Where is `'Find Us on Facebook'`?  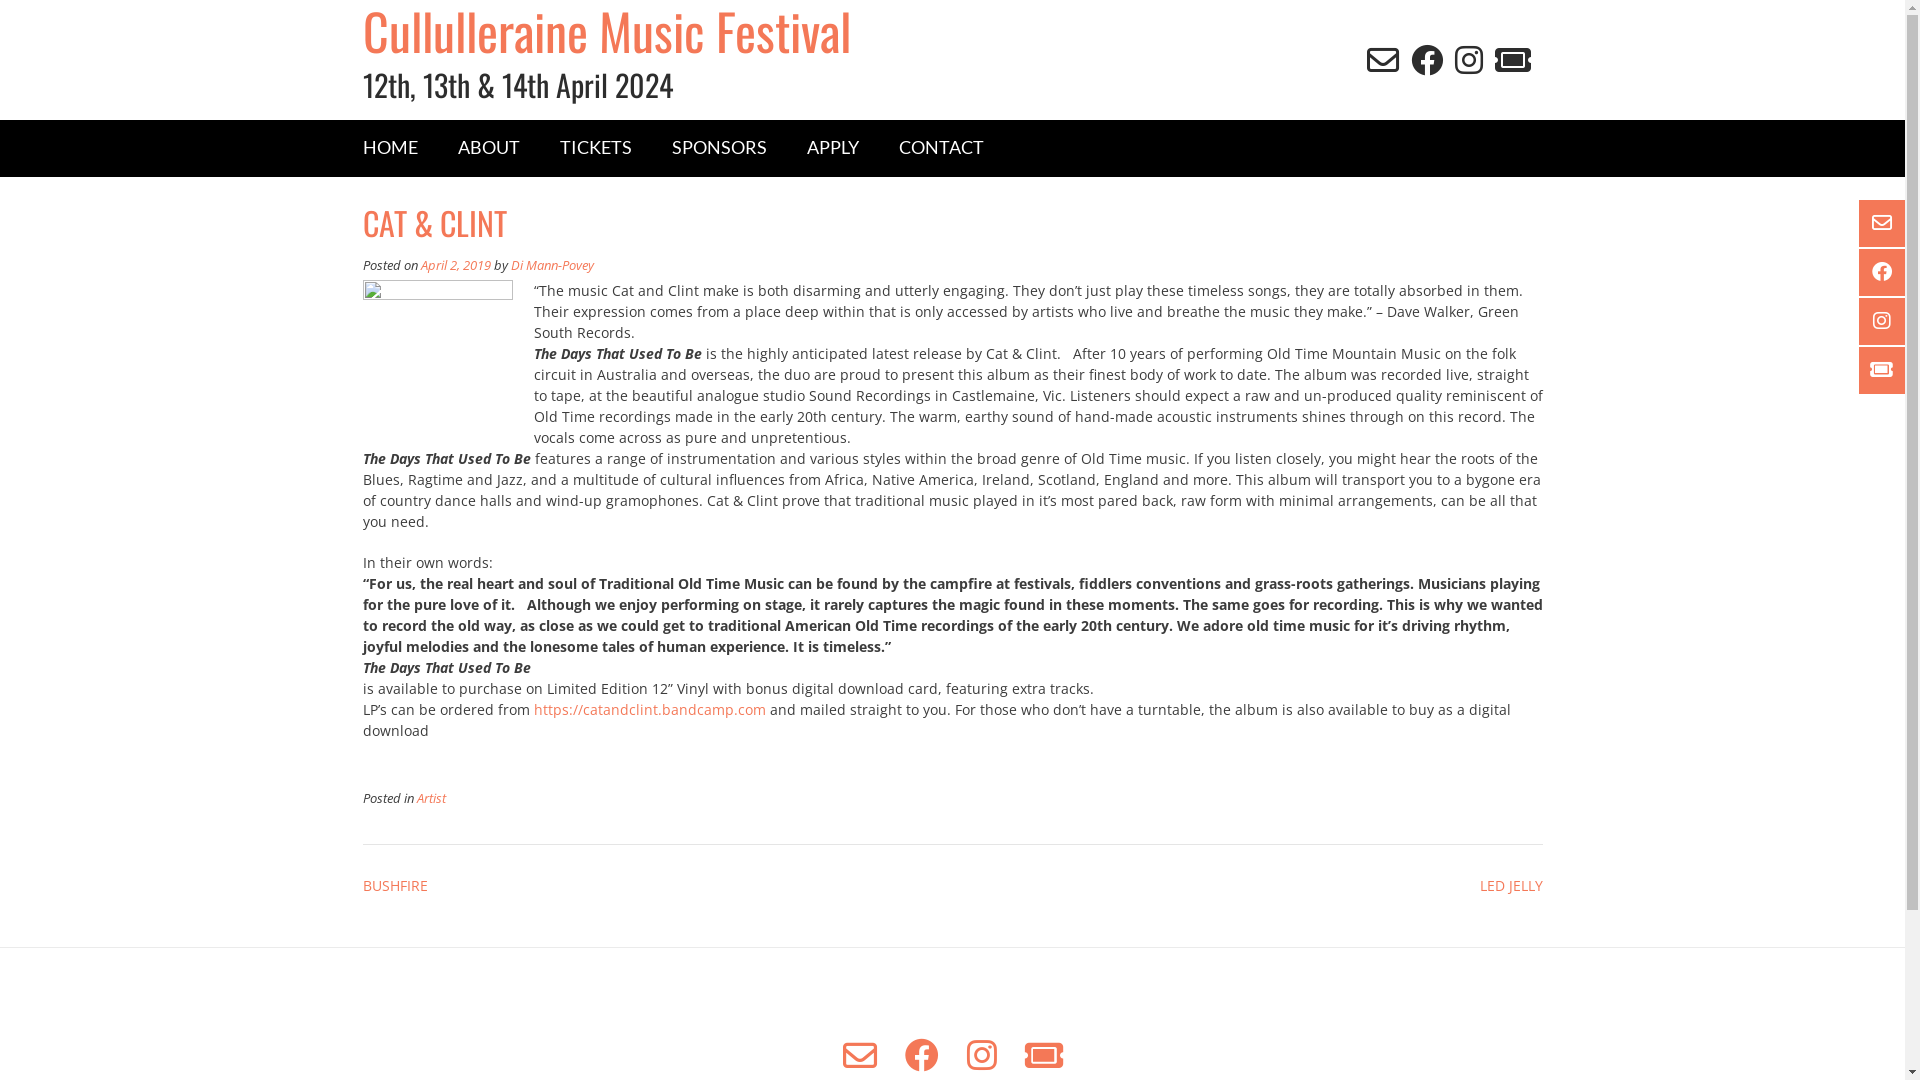
'Find Us on Facebook' is located at coordinates (920, 1054).